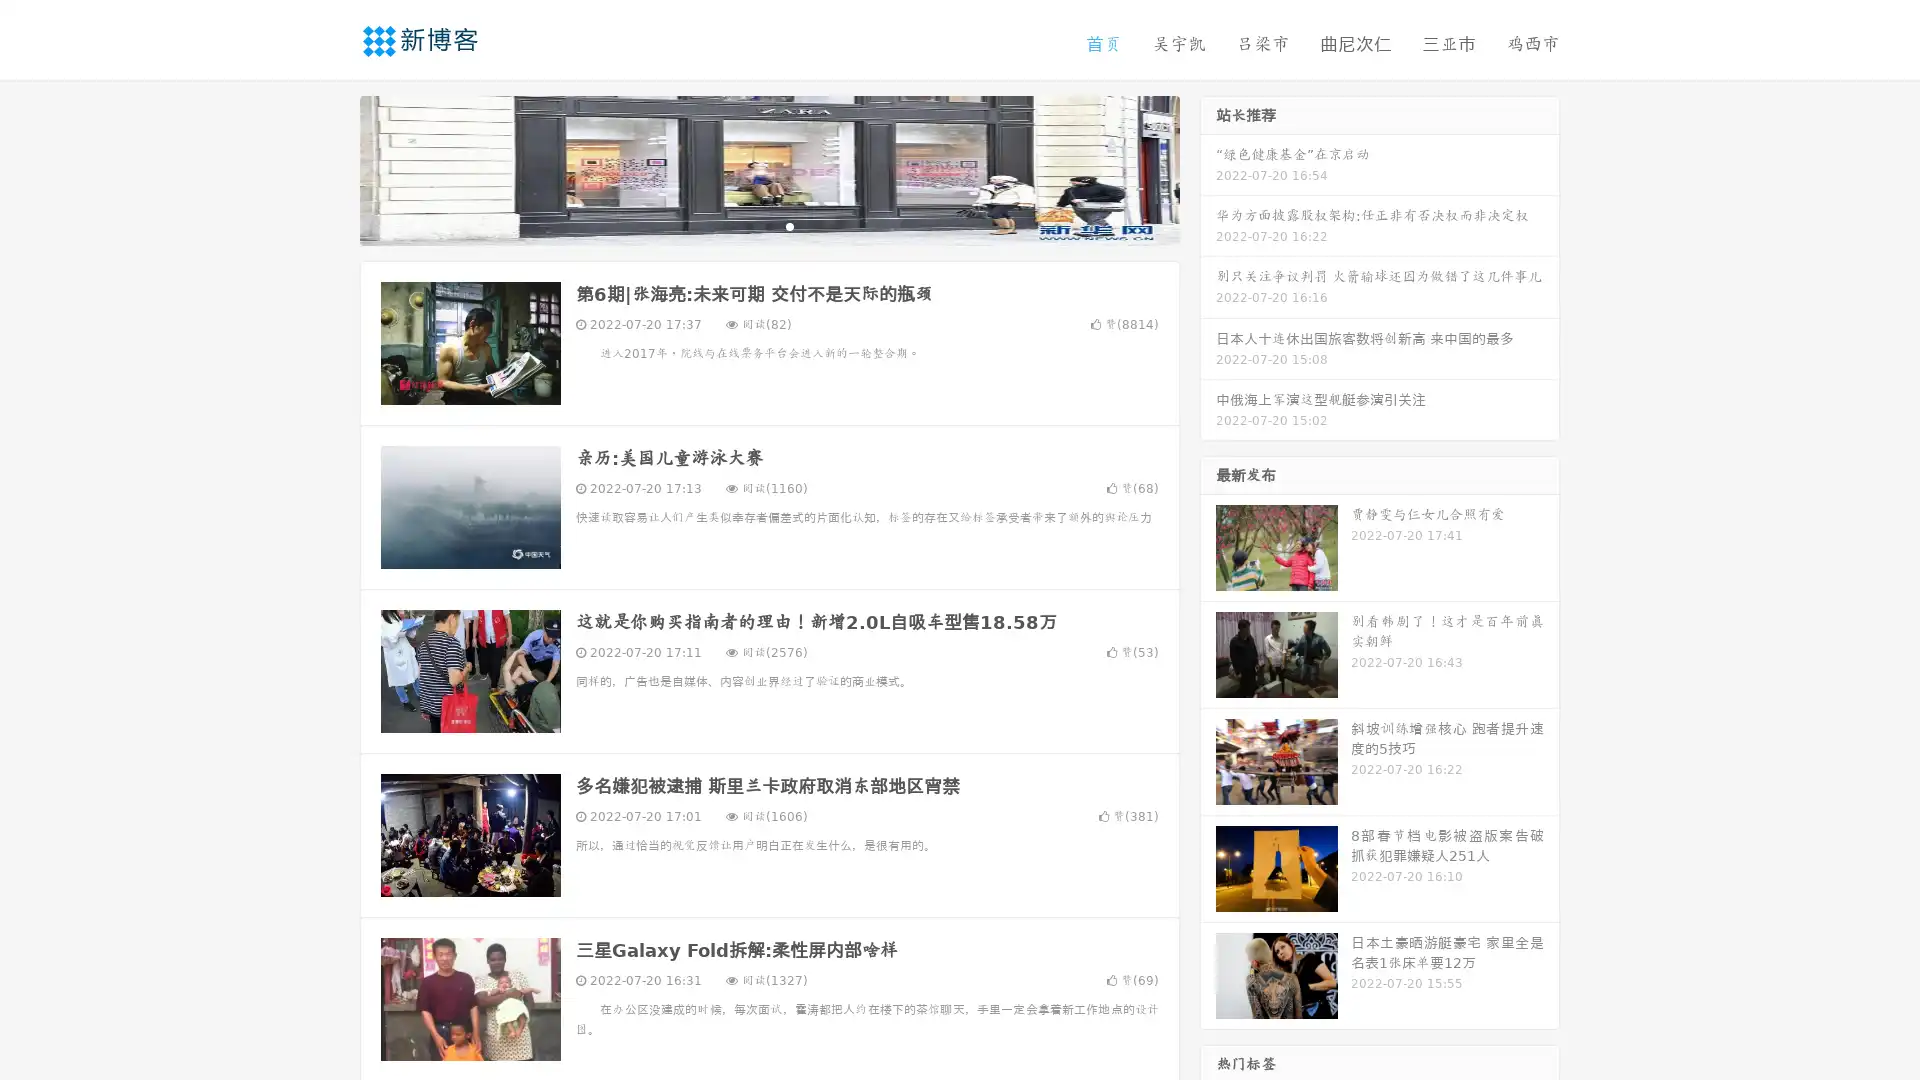 The image size is (1920, 1080). I want to click on Go to slide 1, so click(748, 225).